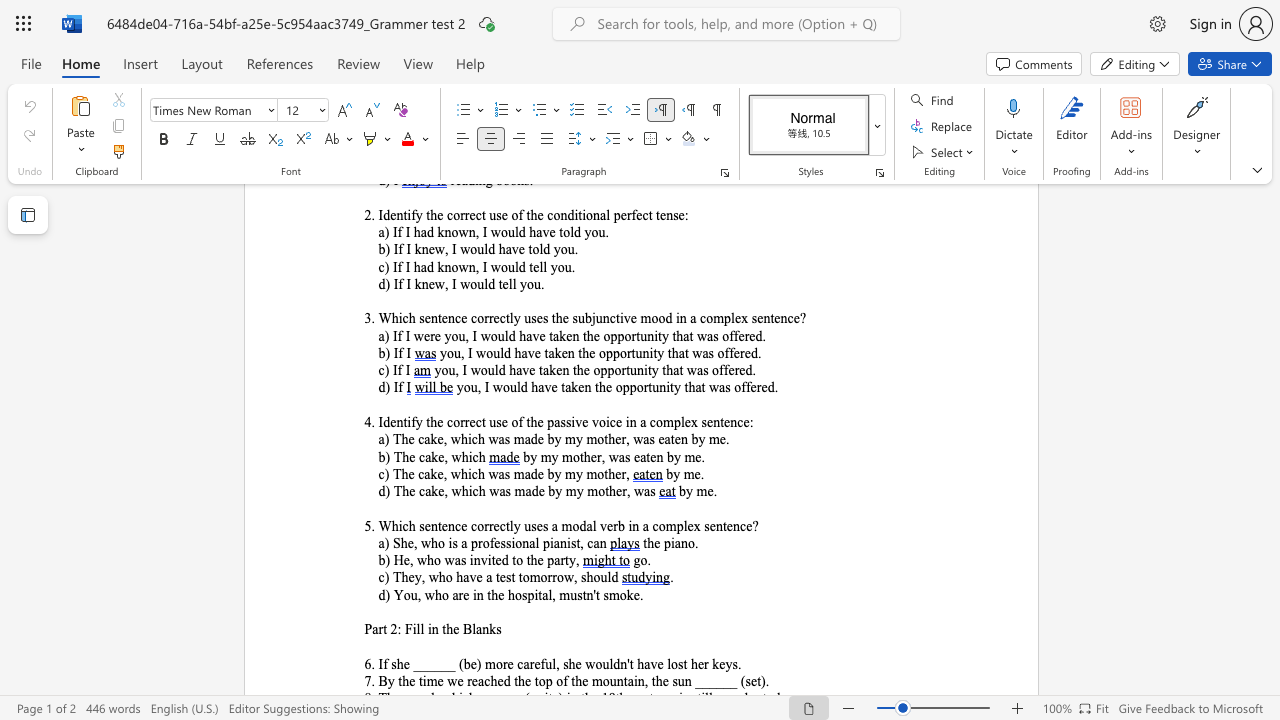 This screenshot has width=1280, height=720. Describe the element at coordinates (417, 457) in the screenshot. I see `the subset text "cak" within the text "b) The cake, which"` at that location.